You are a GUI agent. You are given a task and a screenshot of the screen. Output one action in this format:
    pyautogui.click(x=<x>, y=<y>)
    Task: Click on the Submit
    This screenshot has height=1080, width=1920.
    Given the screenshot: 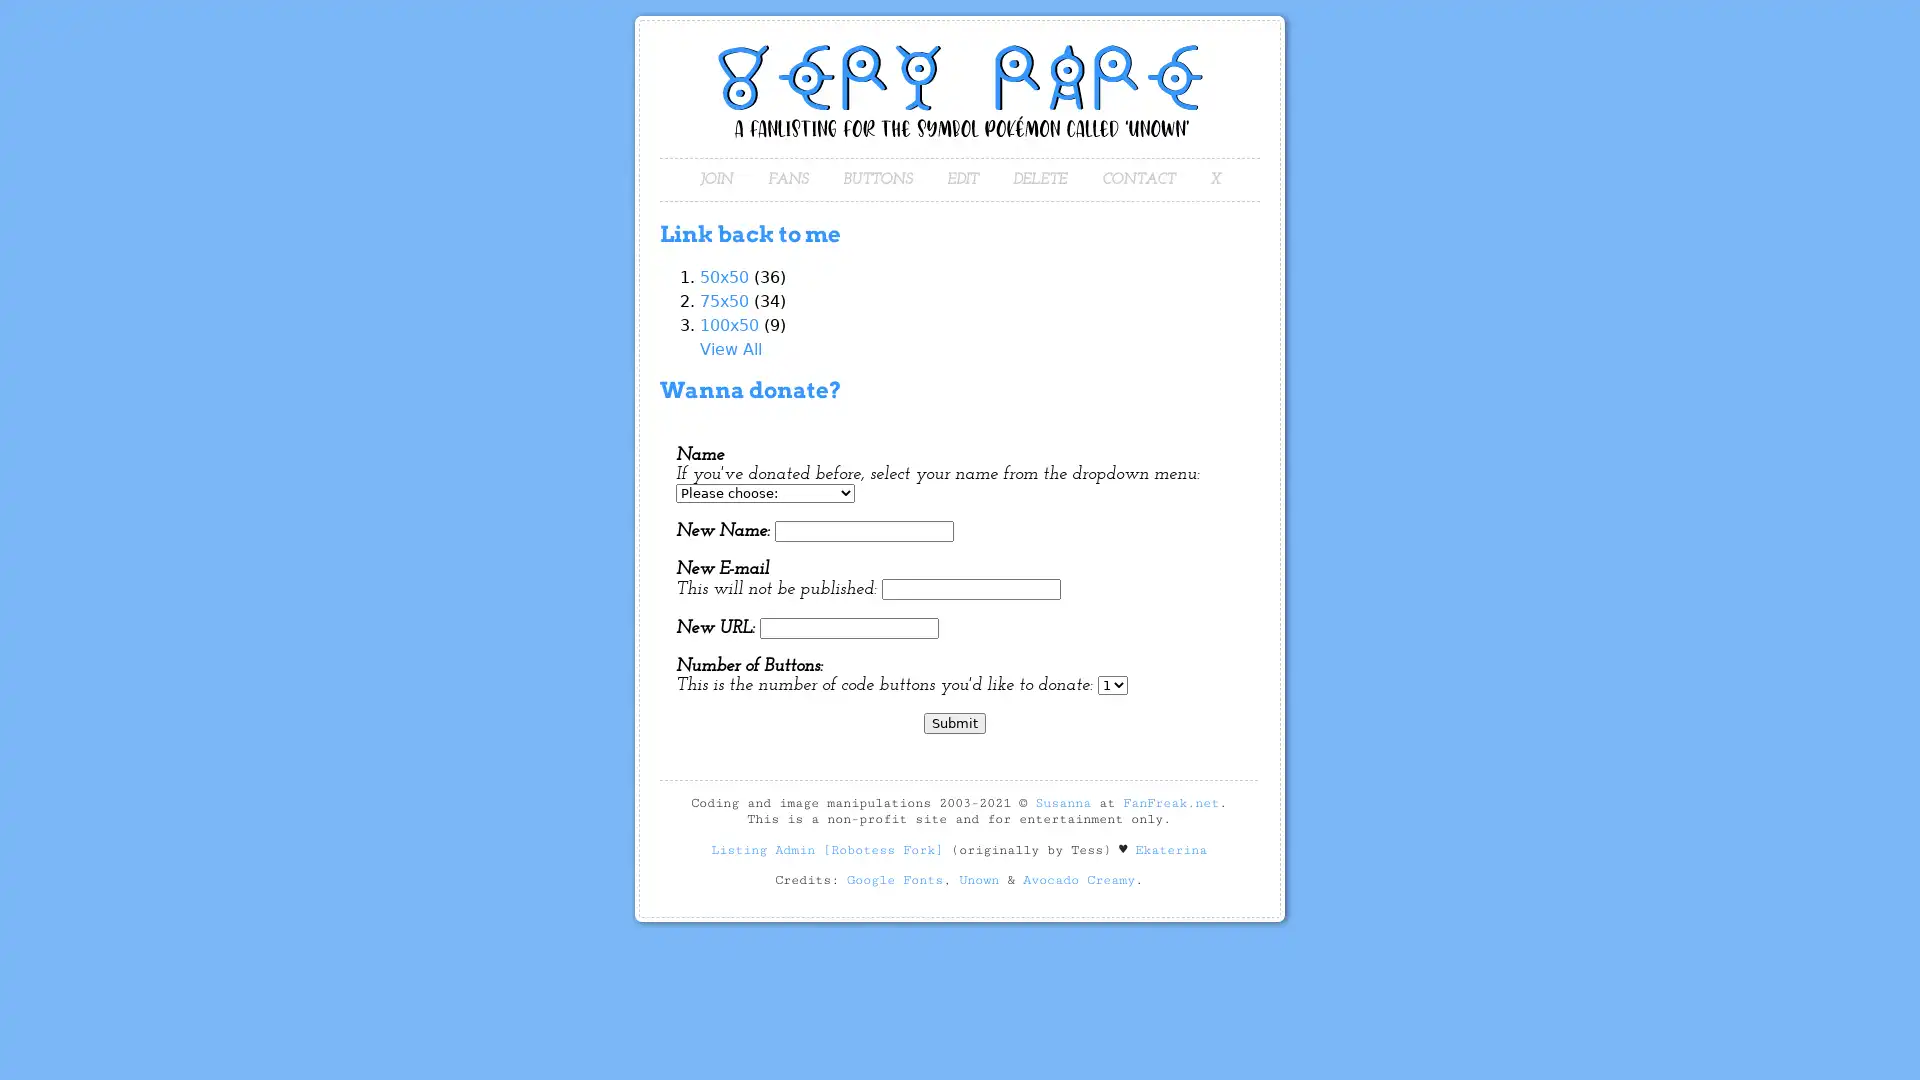 What is the action you would take?
    pyautogui.click(x=954, y=723)
    